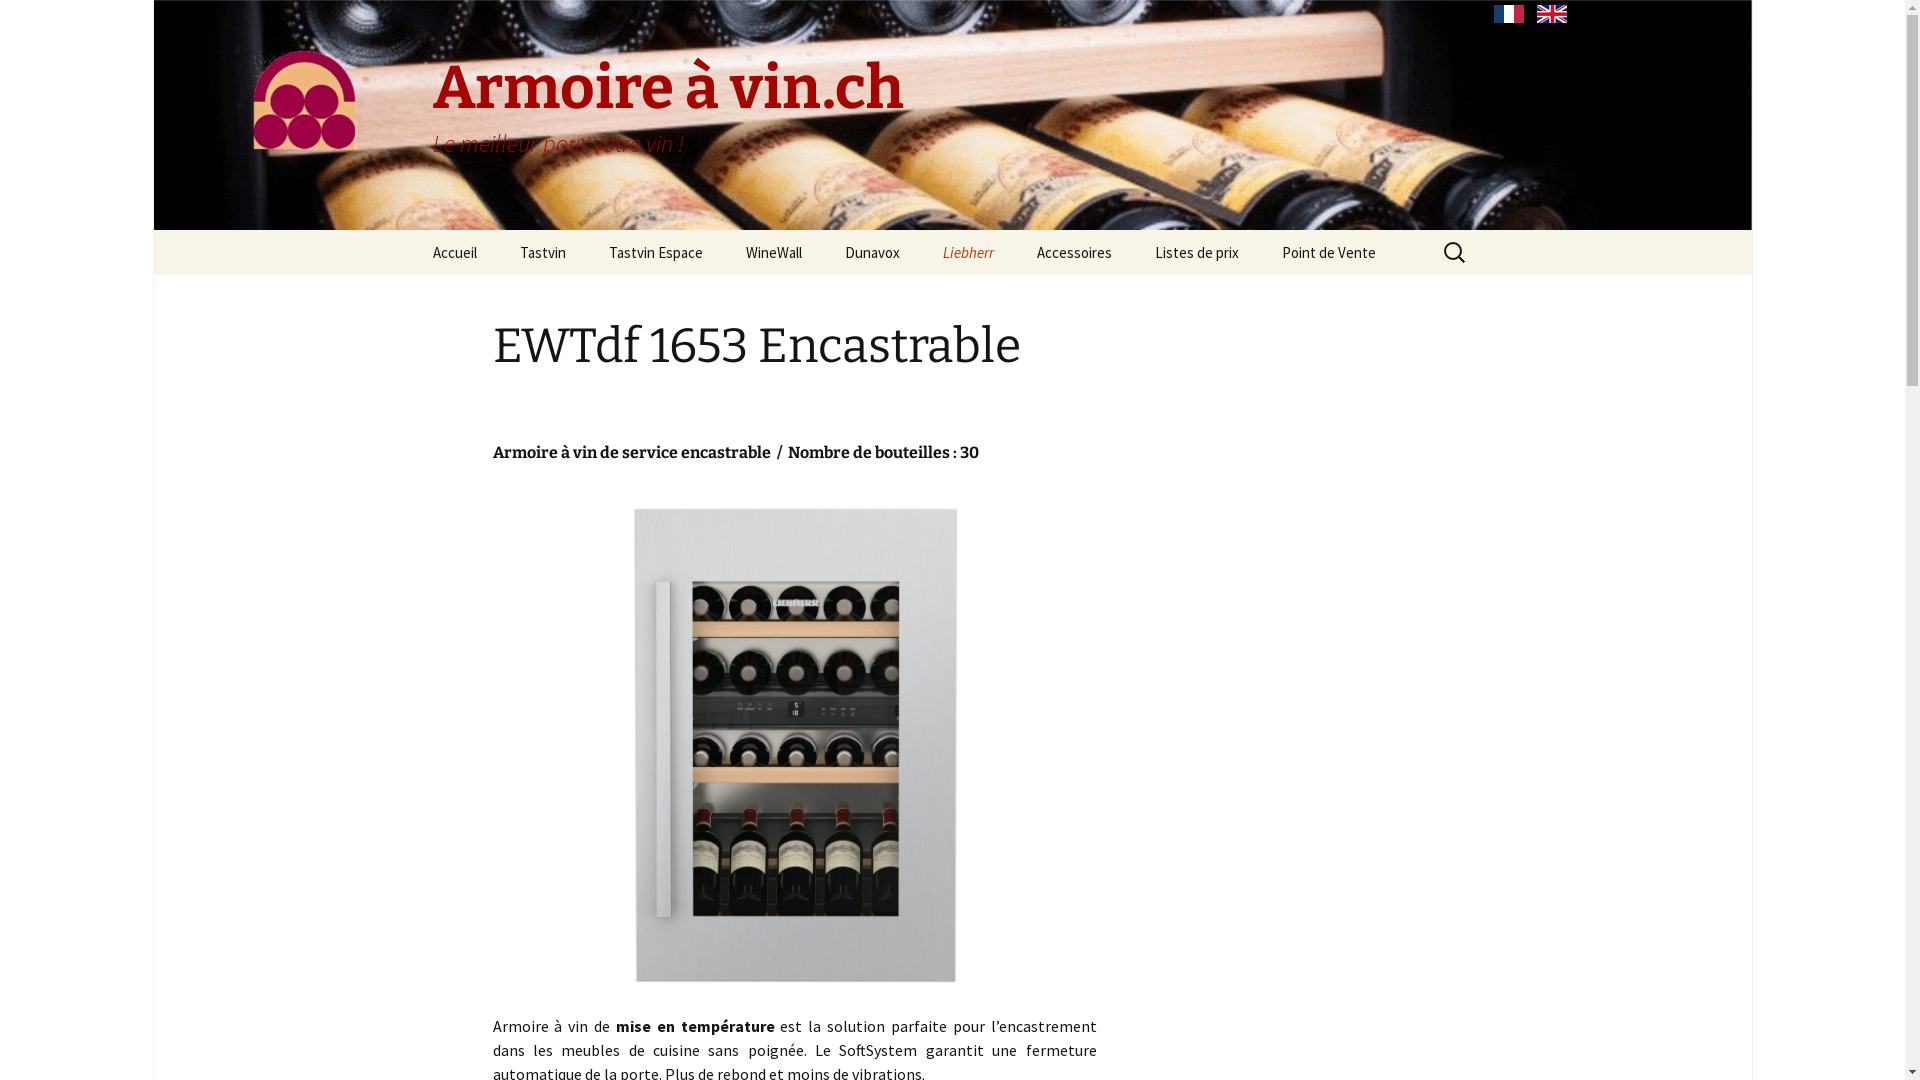 The width and height of the screenshot is (1920, 1080). What do you see at coordinates (871, 251) in the screenshot?
I see `'Dunavox'` at bounding box center [871, 251].